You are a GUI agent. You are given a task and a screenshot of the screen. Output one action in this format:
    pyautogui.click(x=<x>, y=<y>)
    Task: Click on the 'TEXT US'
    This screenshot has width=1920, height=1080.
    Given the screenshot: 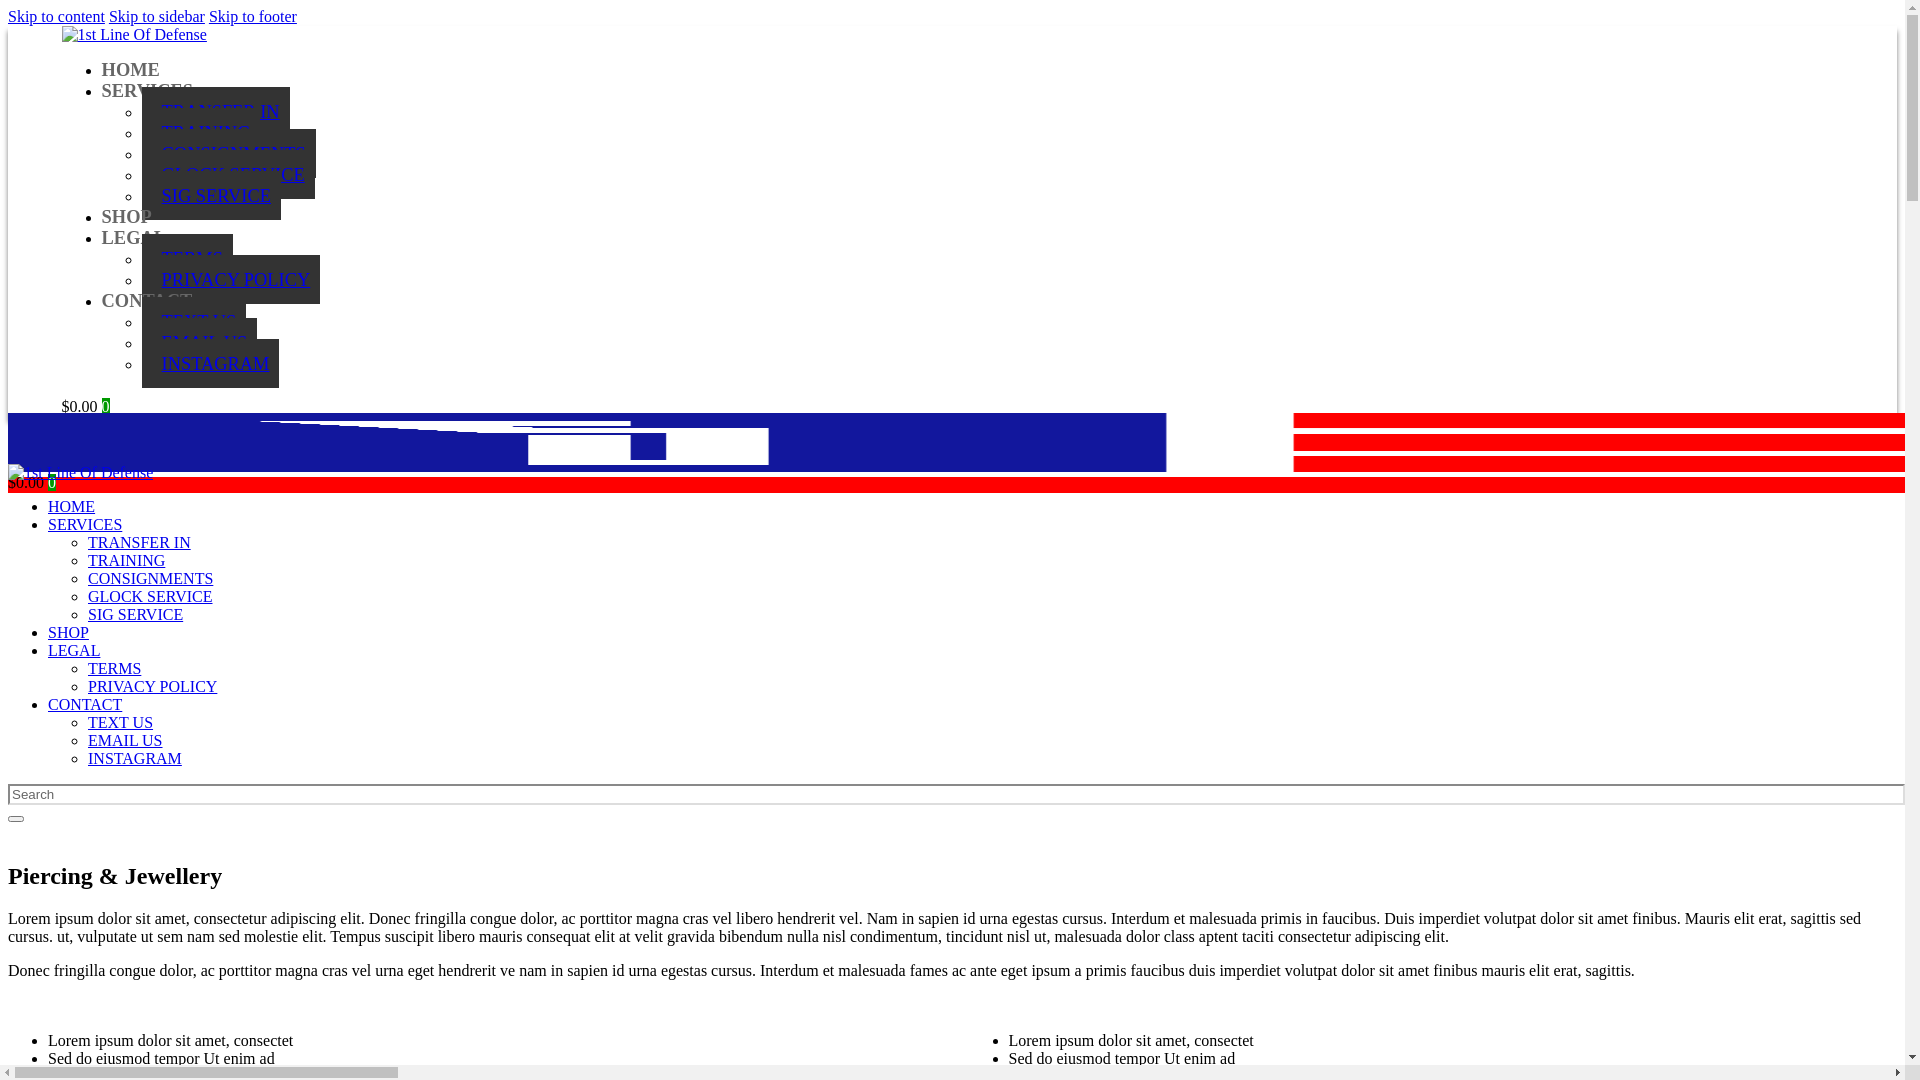 What is the action you would take?
    pyautogui.click(x=119, y=722)
    